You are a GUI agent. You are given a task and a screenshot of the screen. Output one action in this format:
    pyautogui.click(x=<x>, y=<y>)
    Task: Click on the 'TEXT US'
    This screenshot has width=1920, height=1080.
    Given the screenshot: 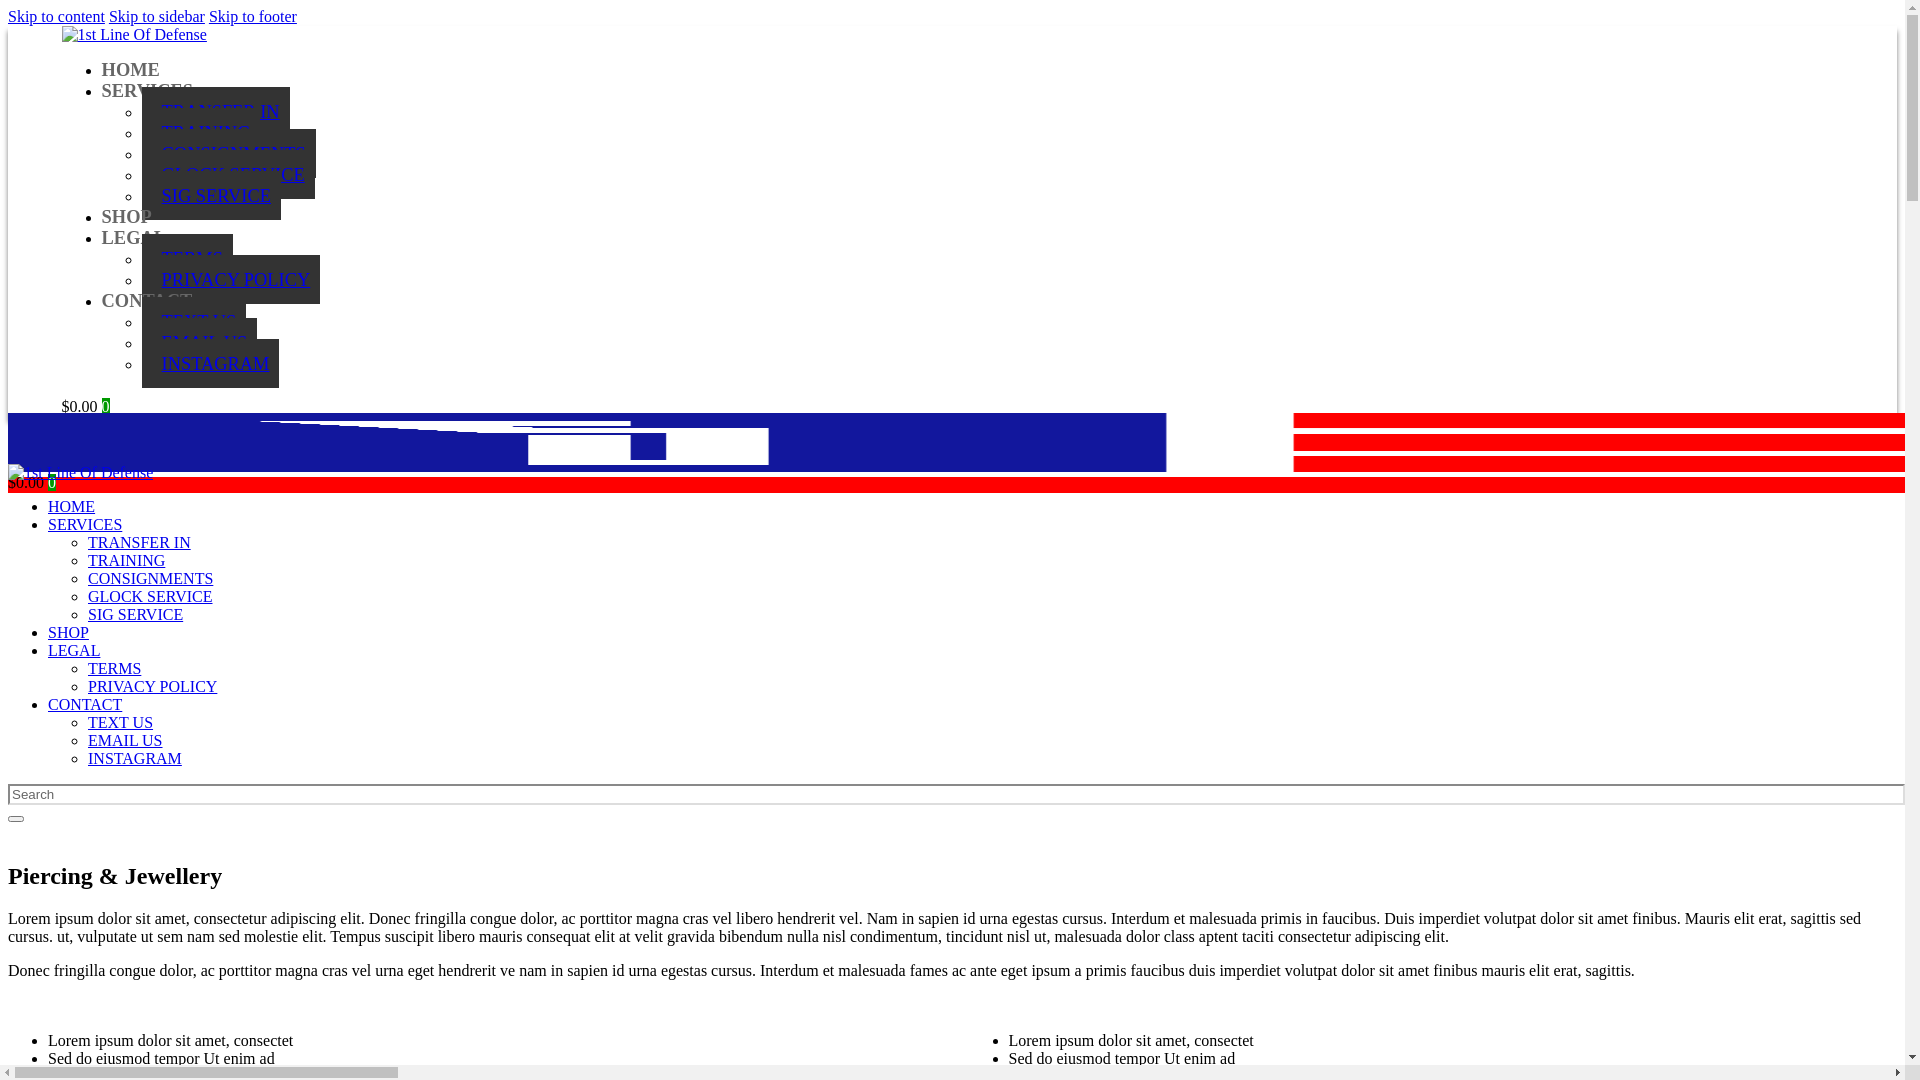 What is the action you would take?
    pyautogui.click(x=119, y=722)
    